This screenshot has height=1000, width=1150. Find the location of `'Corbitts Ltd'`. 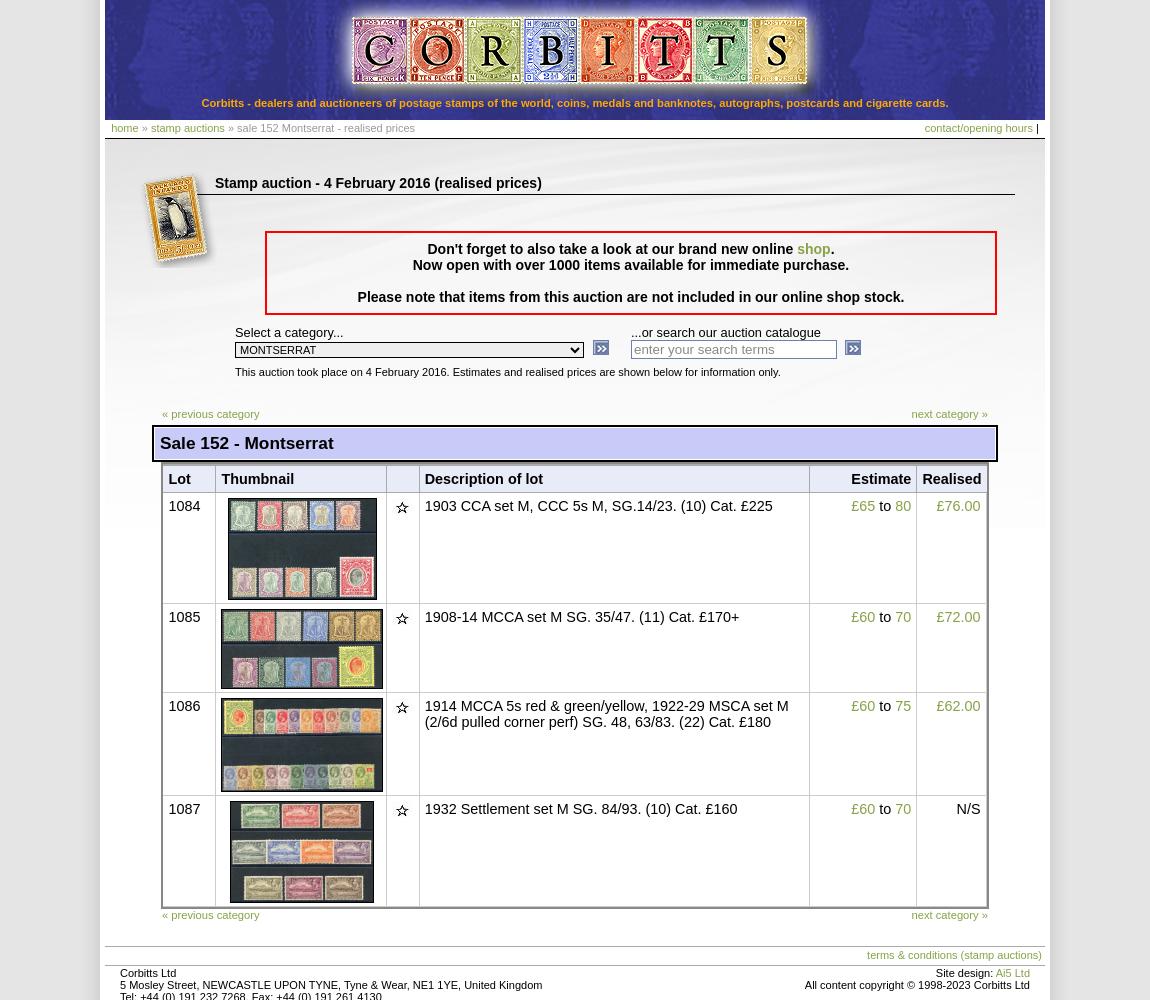

'Corbitts Ltd' is located at coordinates (147, 972).